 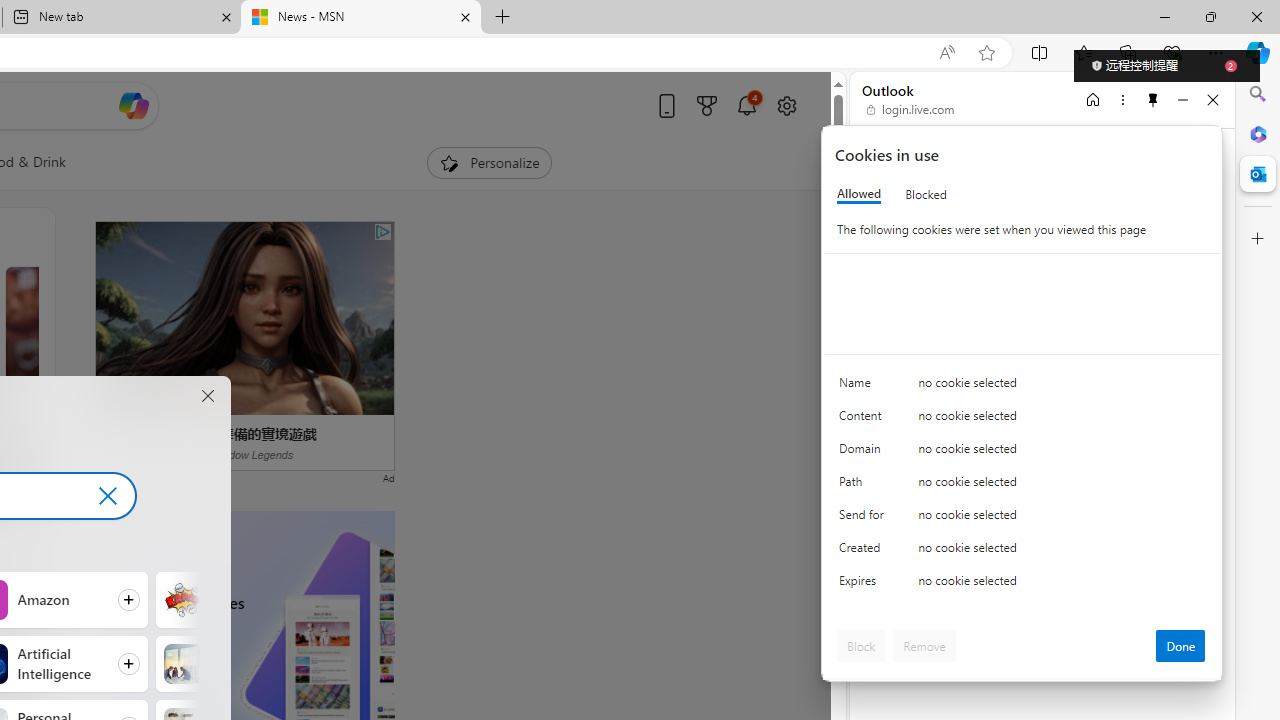 What do you see at coordinates (861, 645) in the screenshot?
I see `'Block'` at bounding box center [861, 645].